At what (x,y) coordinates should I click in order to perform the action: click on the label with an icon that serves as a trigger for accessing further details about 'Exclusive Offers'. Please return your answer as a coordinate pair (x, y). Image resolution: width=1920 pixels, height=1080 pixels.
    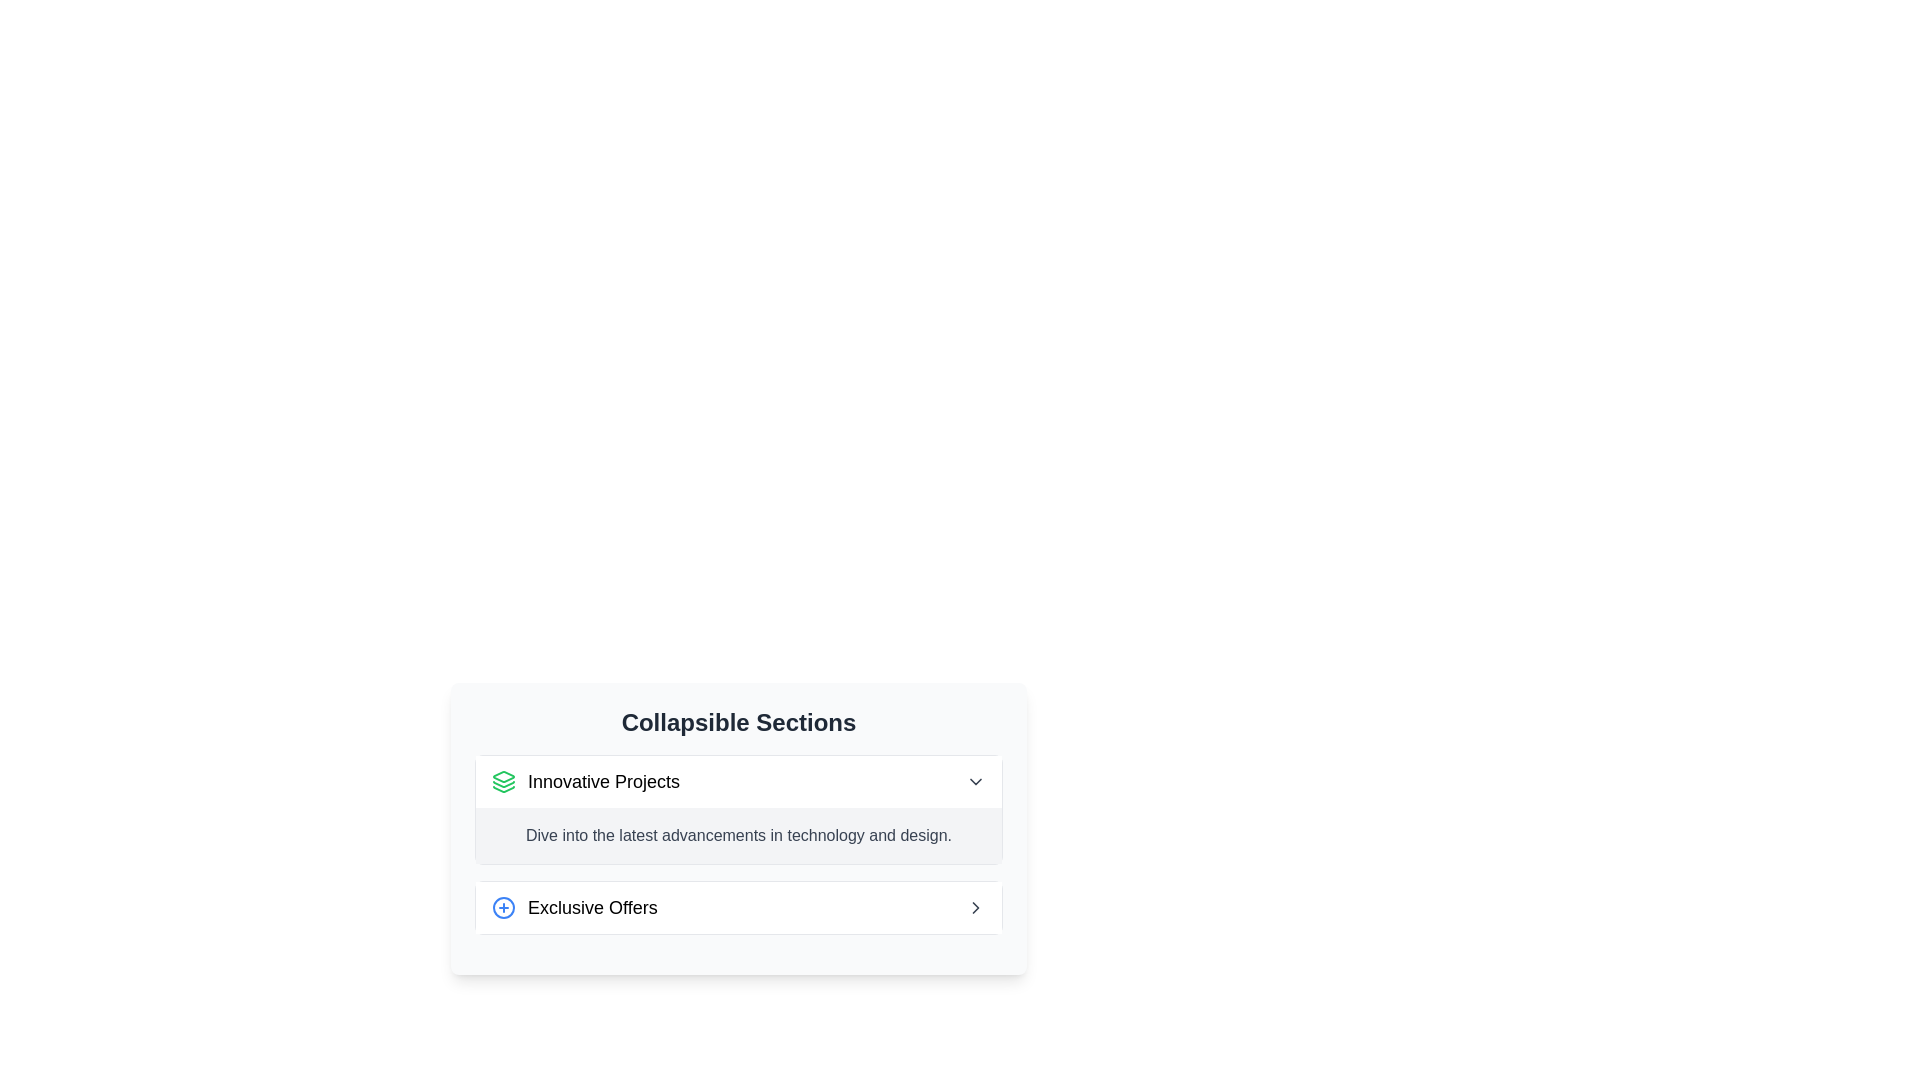
    Looking at the image, I should click on (573, 907).